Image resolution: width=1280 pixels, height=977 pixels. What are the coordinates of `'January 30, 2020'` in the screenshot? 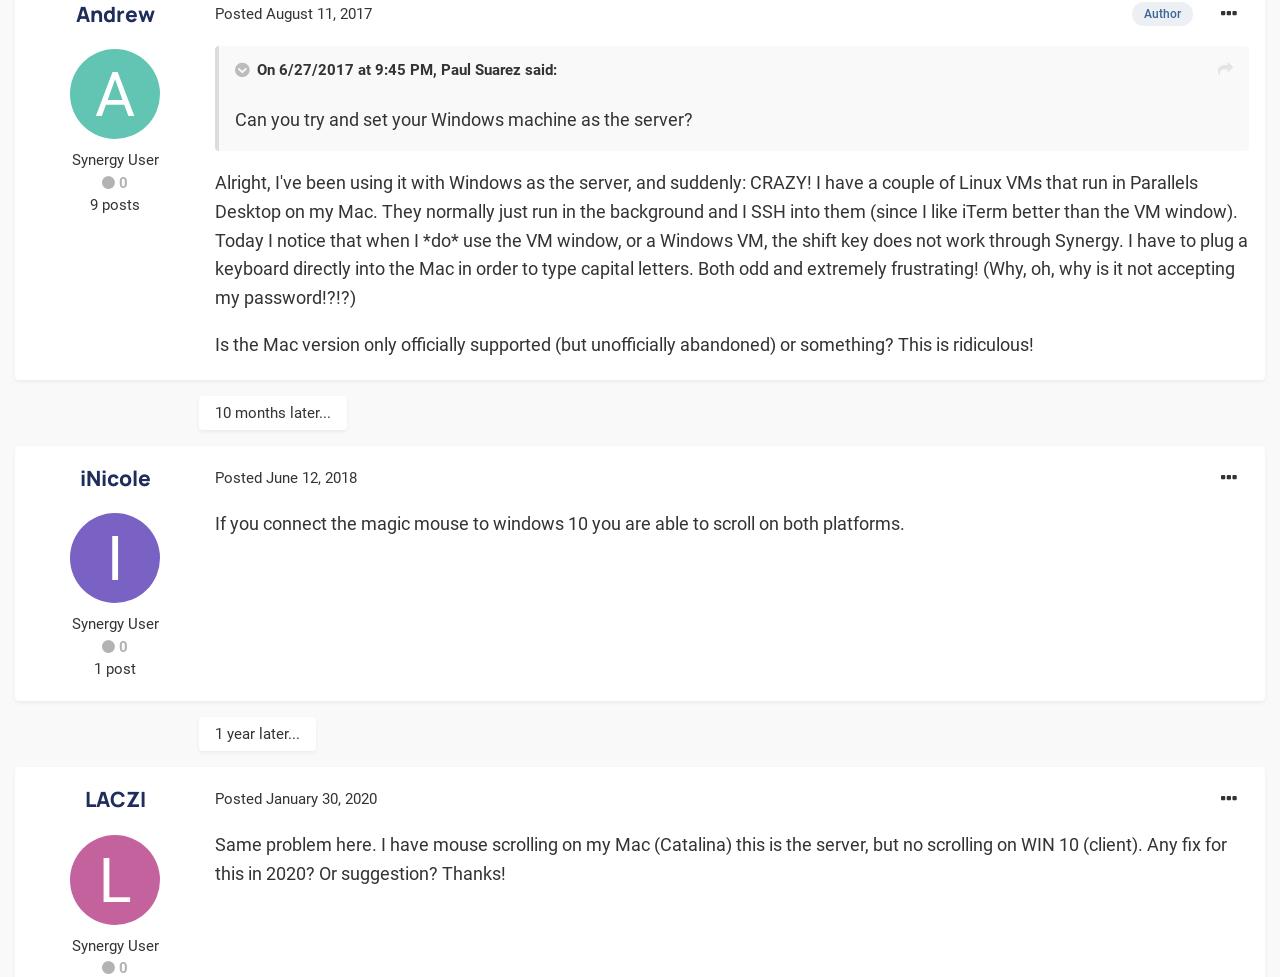 It's located at (321, 798).